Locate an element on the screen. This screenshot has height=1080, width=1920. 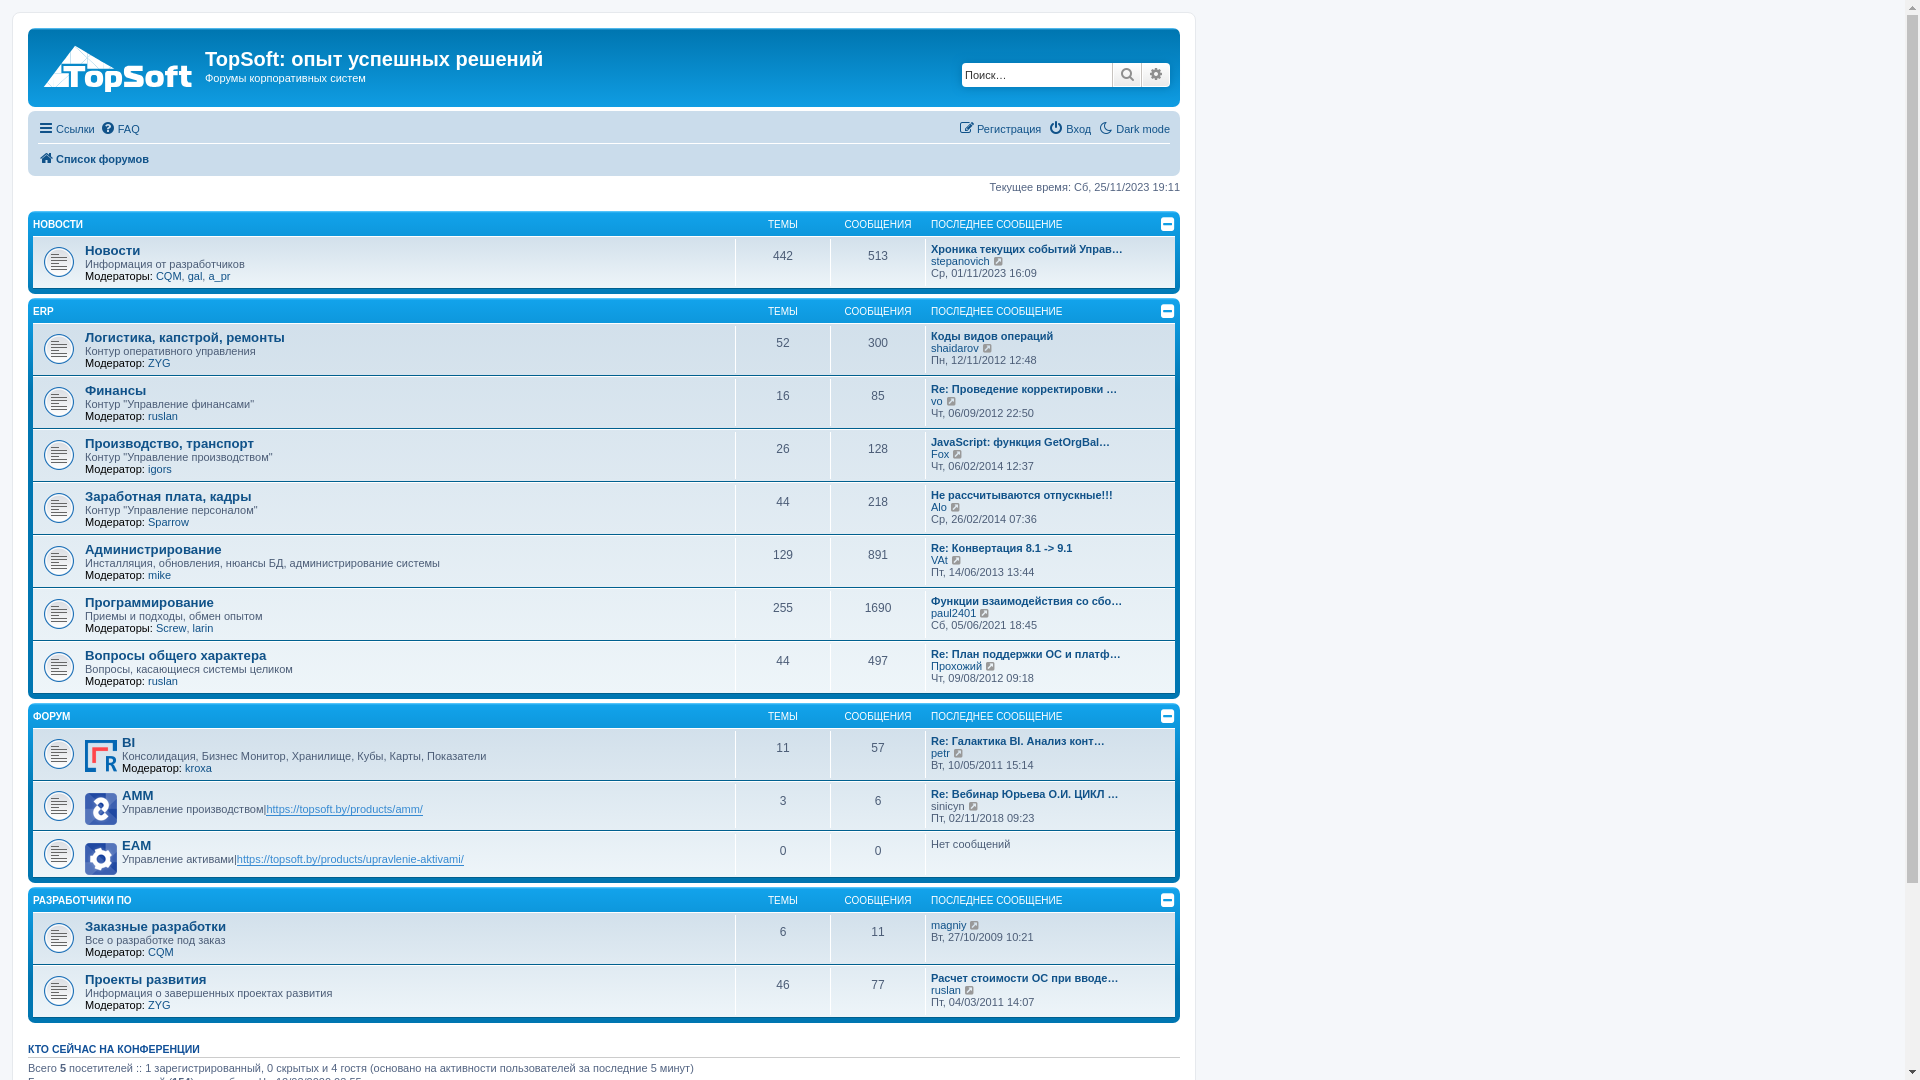
'igors' is located at coordinates (158, 469).